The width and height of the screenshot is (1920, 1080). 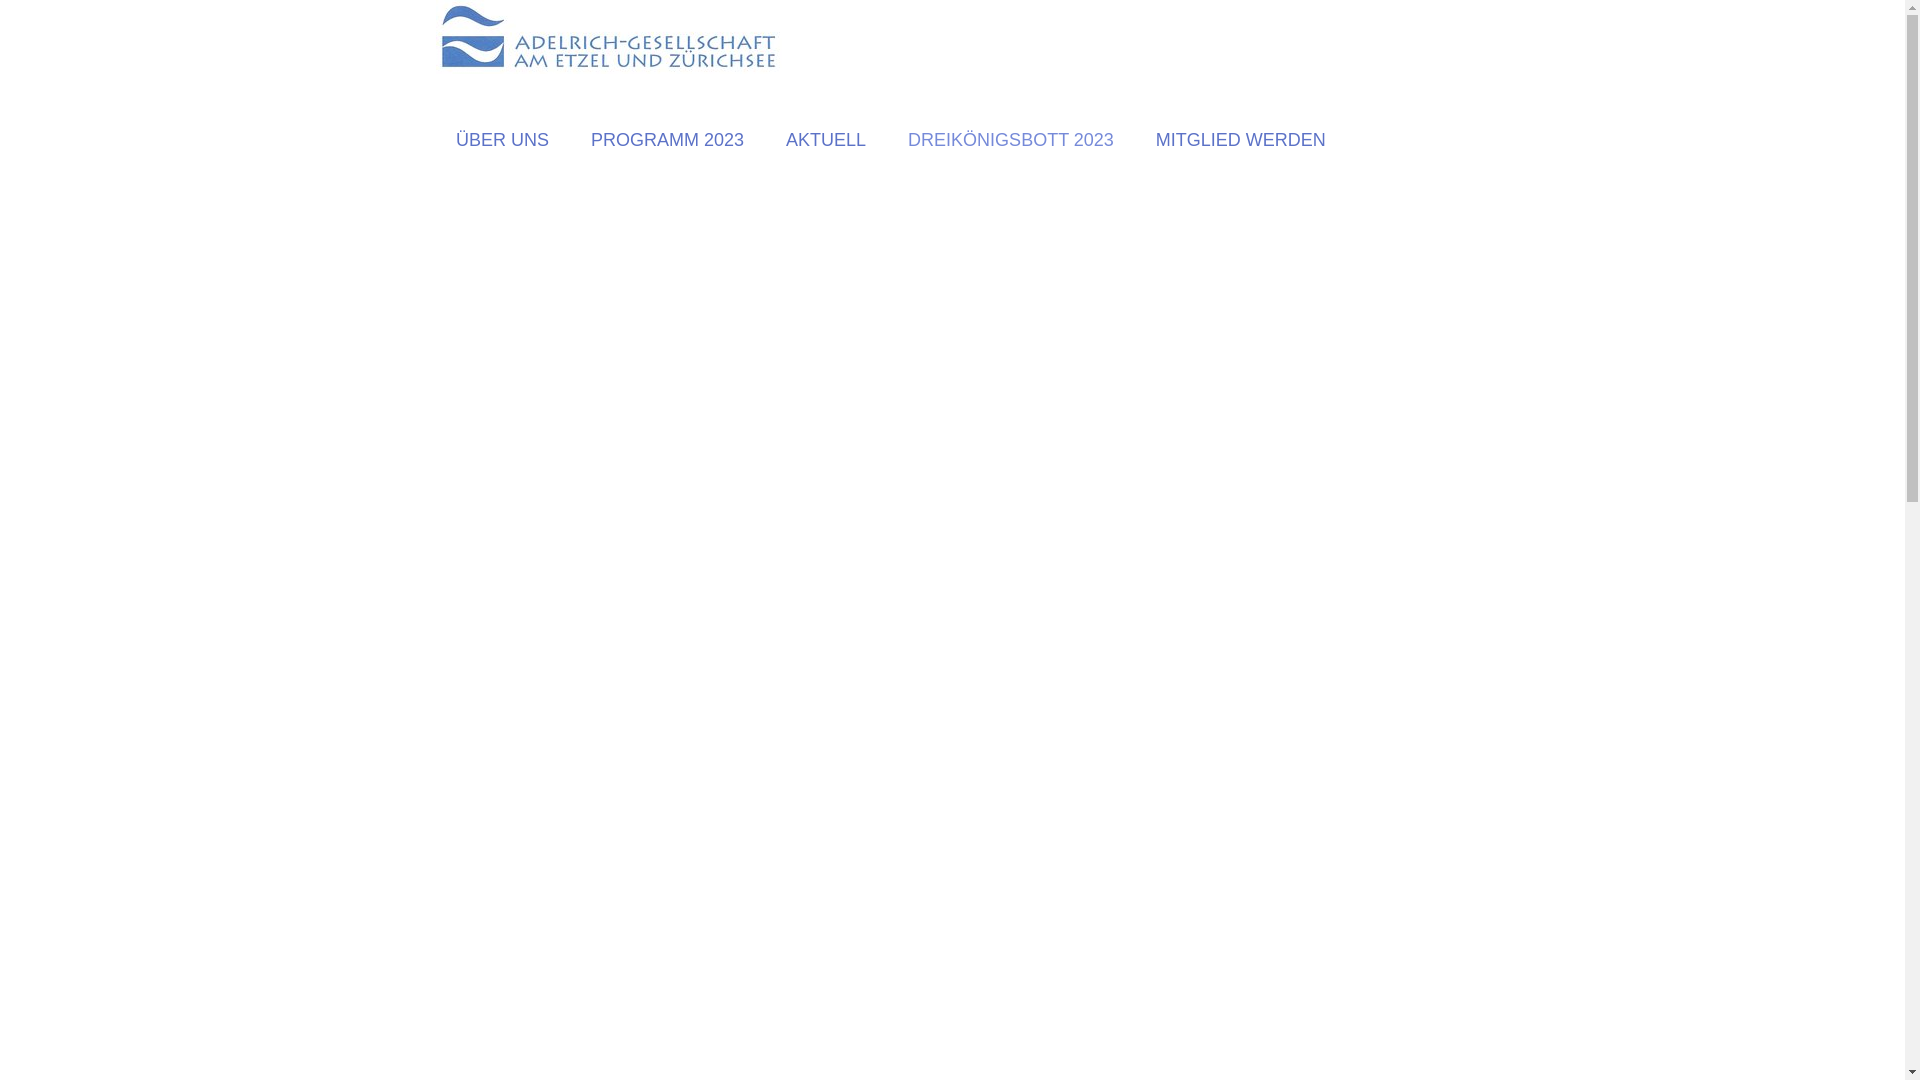 I want to click on 'AKTUELL', so click(x=765, y=141).